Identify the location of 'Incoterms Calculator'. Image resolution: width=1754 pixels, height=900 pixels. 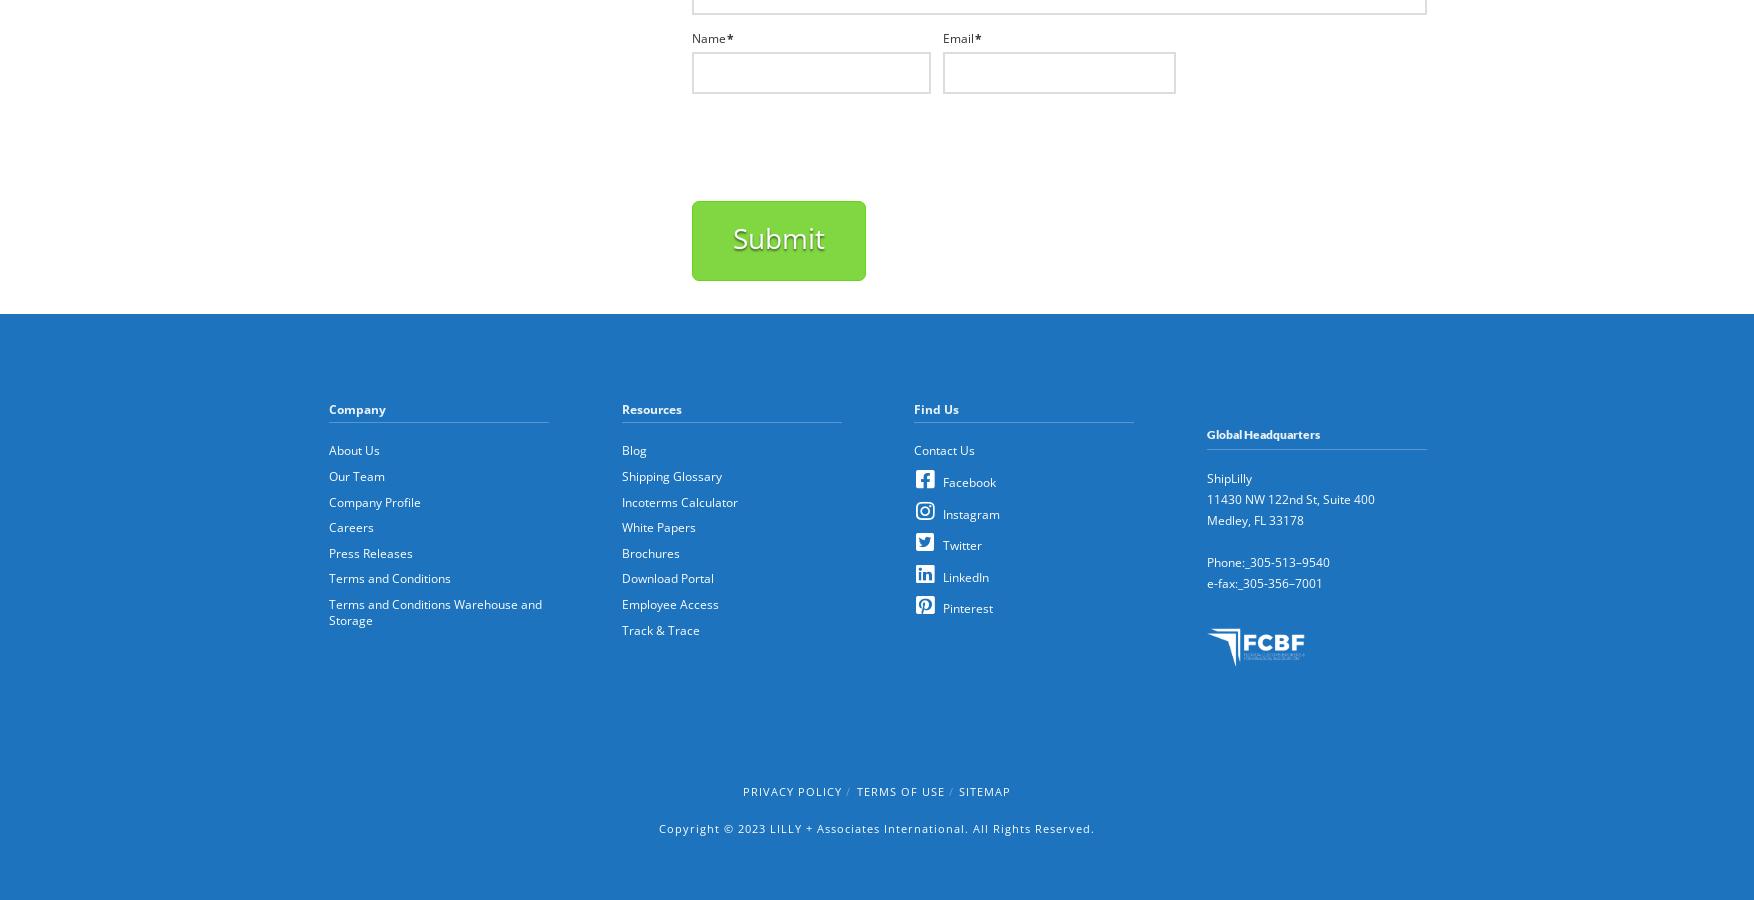
(677, 499).